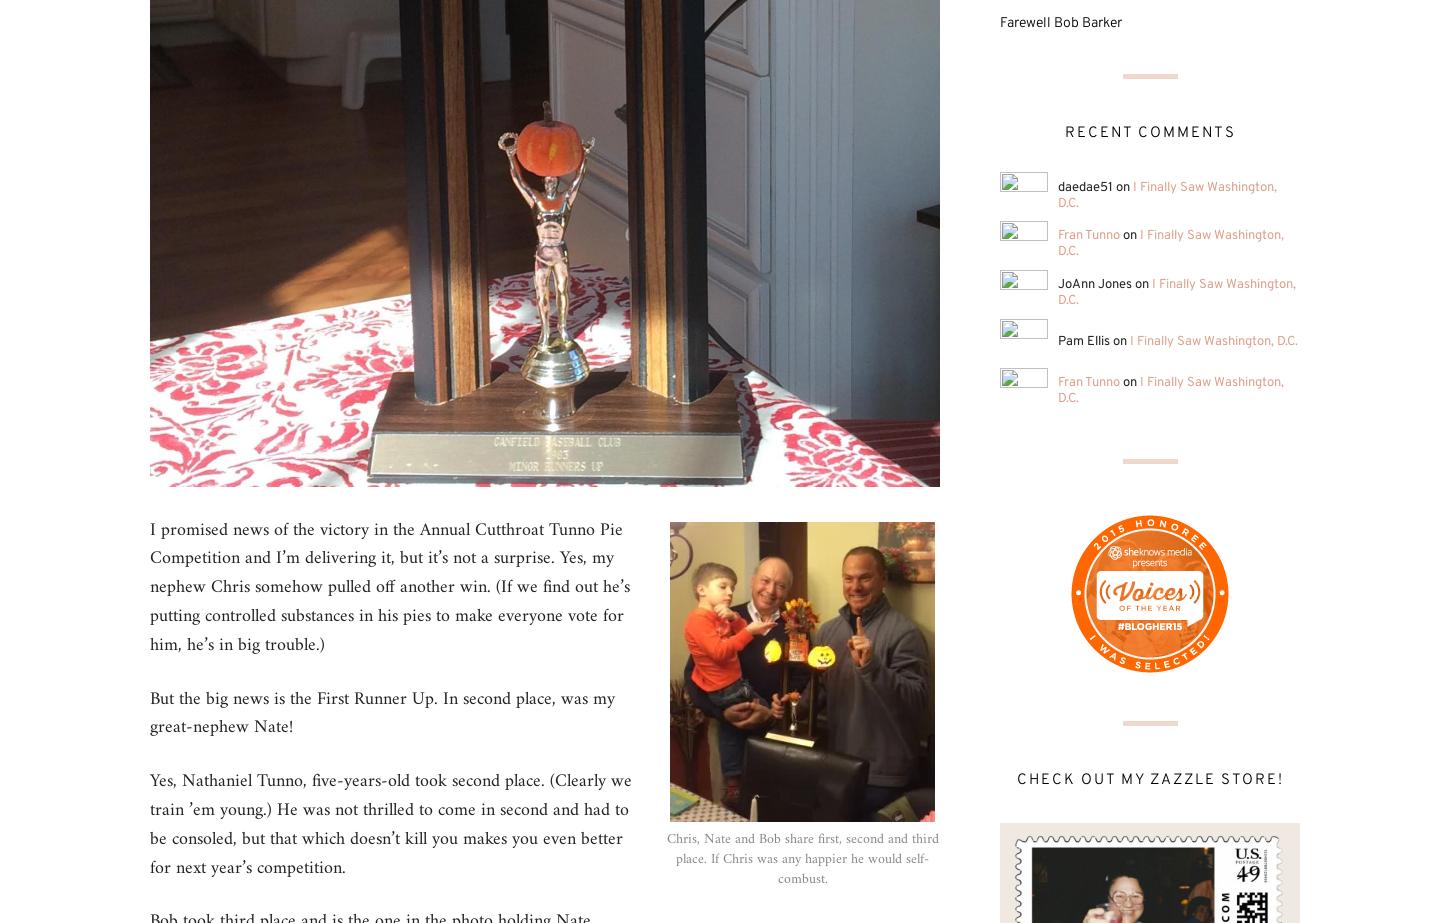 The width and height of the screenshot is (1450, 923). Describe the element at coordinates (1060, 23) in the screenshot. I see `'Farewell Bob Barker'` at that location.